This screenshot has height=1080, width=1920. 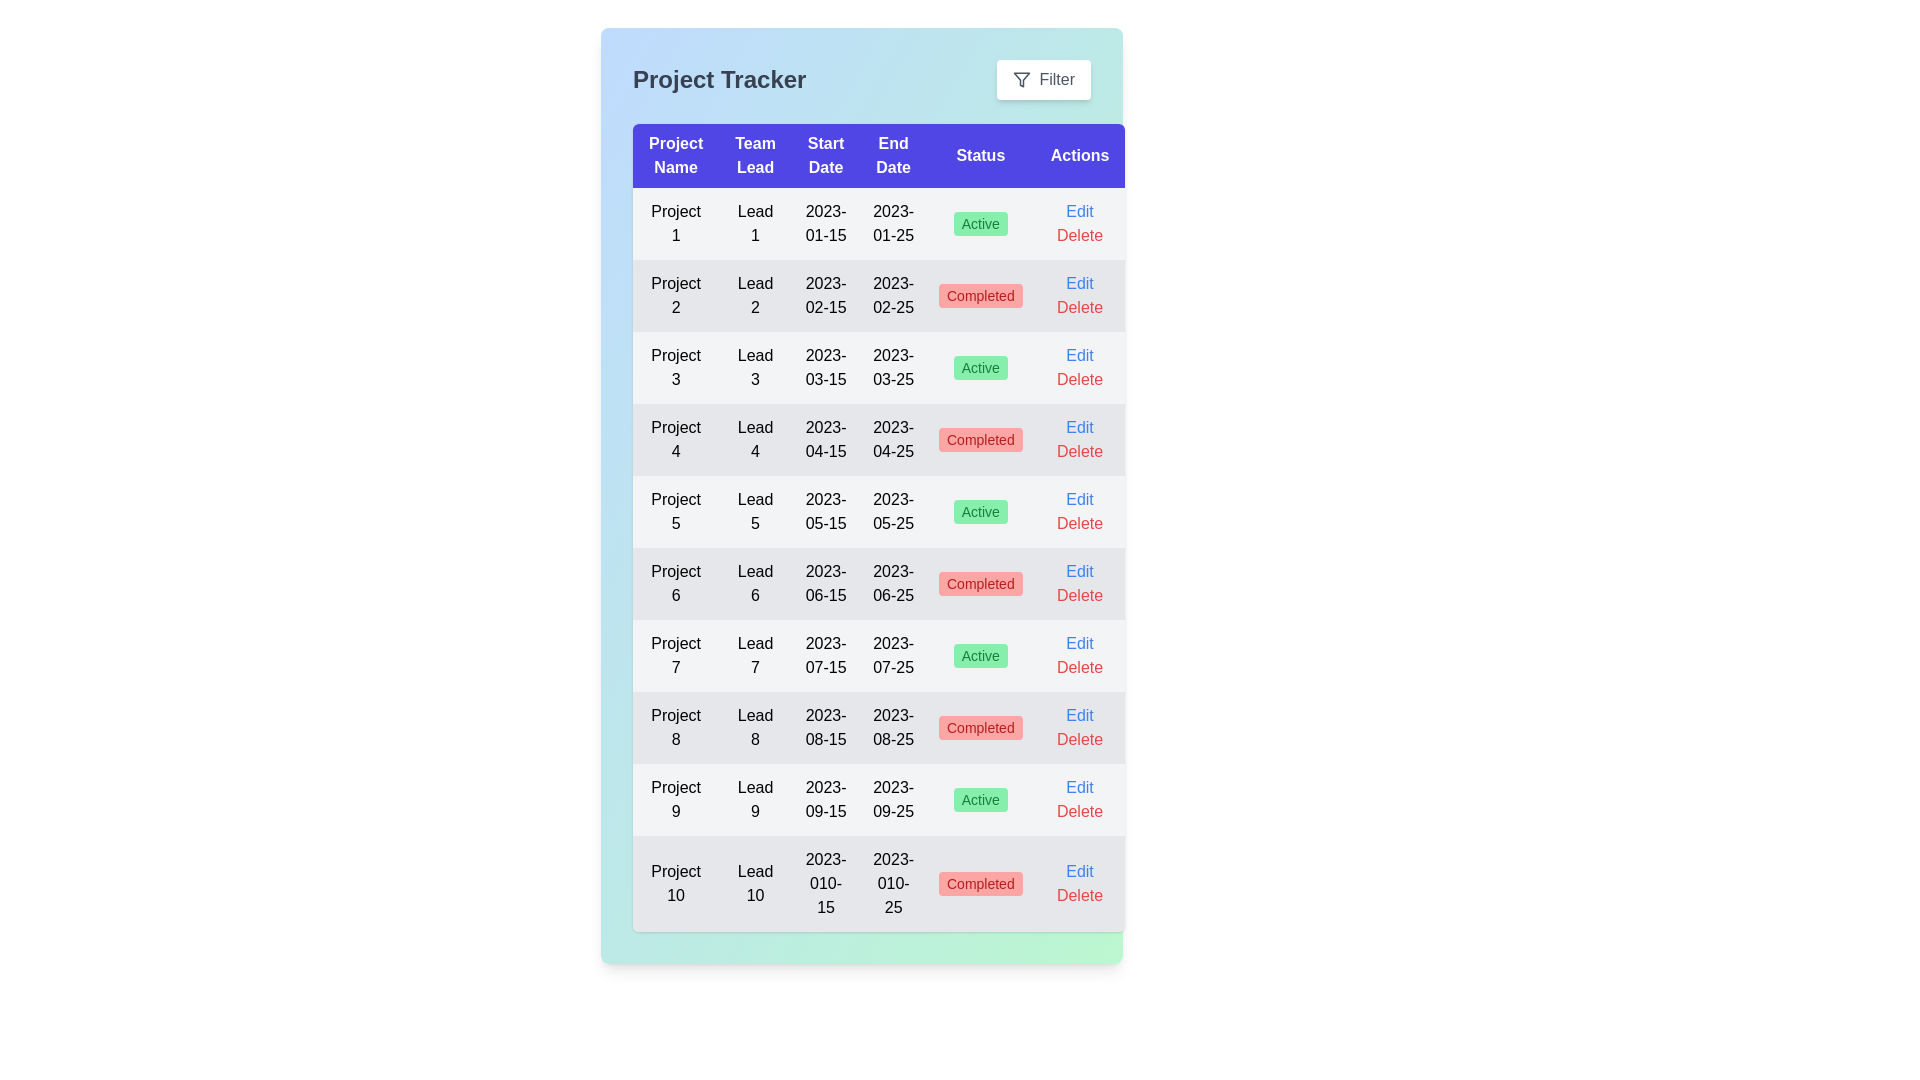 I want to click on the column header corresponding to Project Name to sort by that column, so click(x=676, y=154).